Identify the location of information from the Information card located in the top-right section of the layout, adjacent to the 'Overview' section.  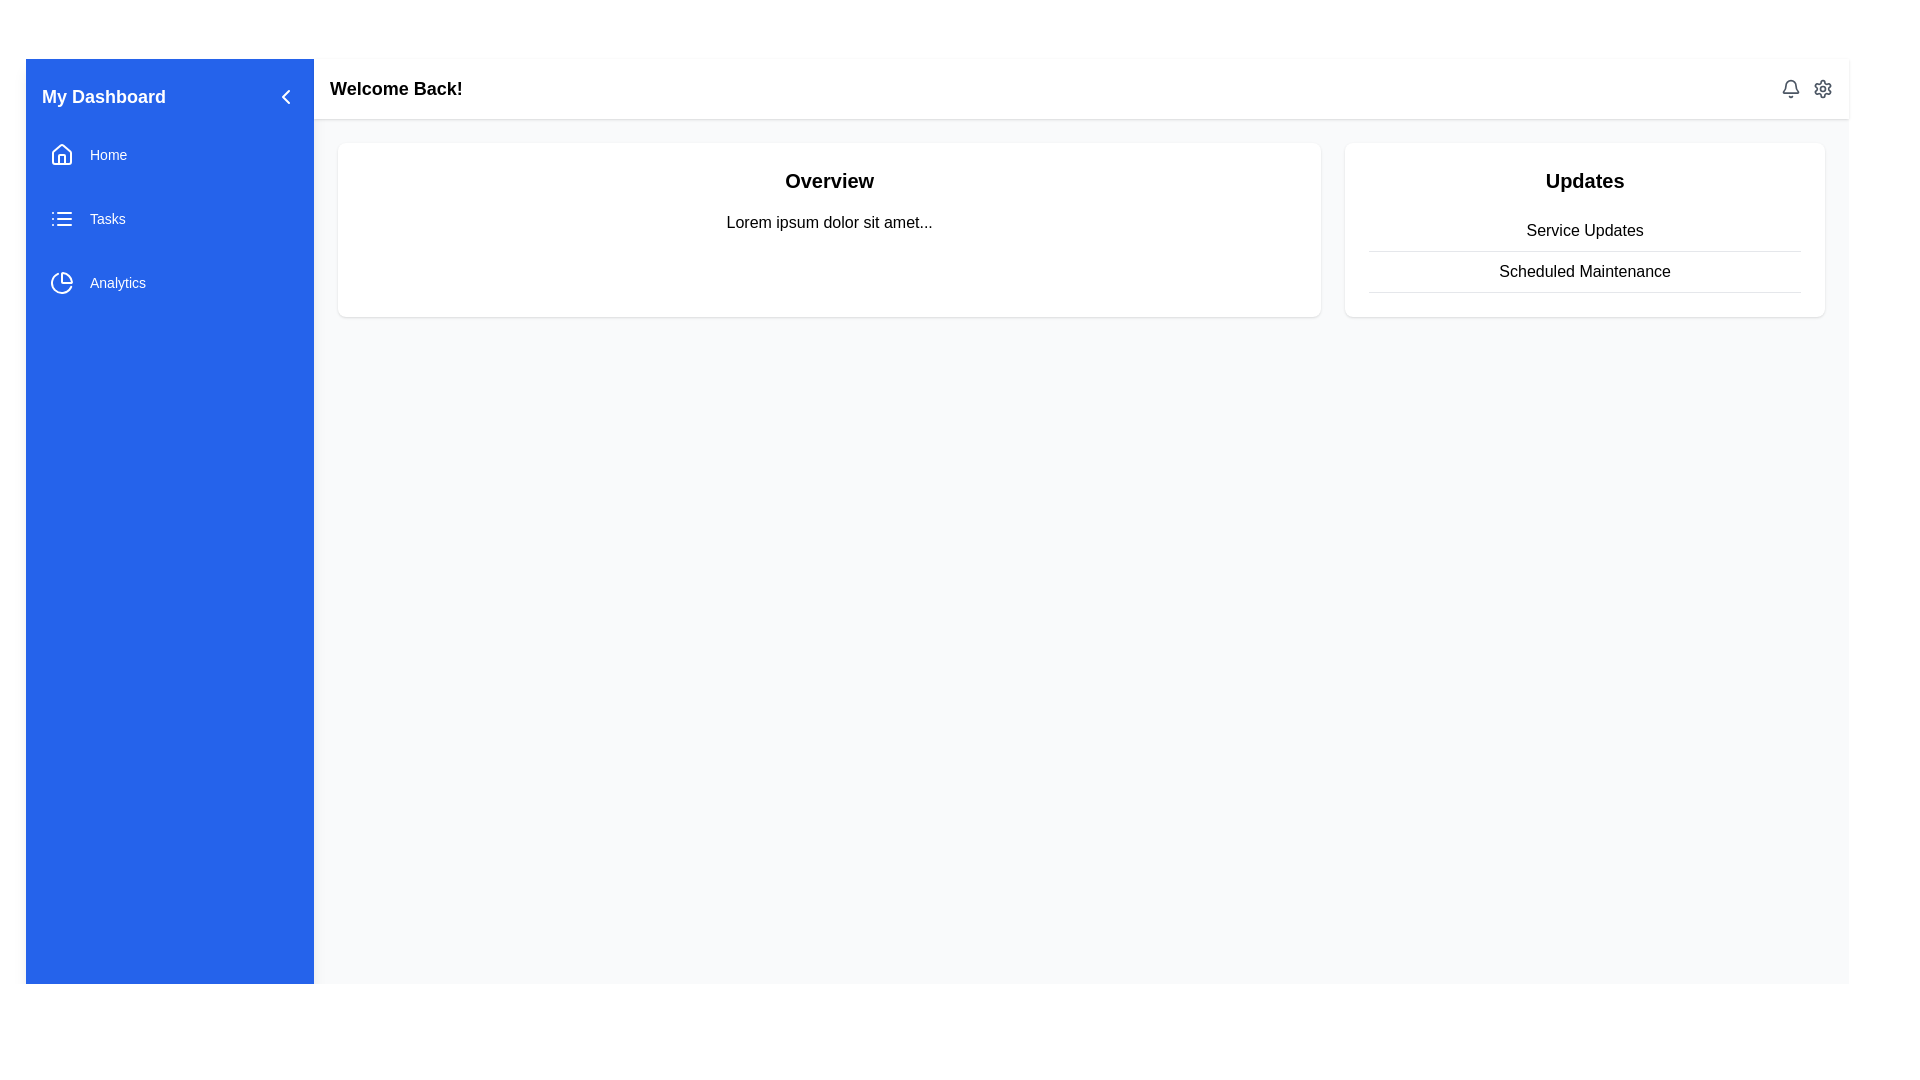
(1584, 229).